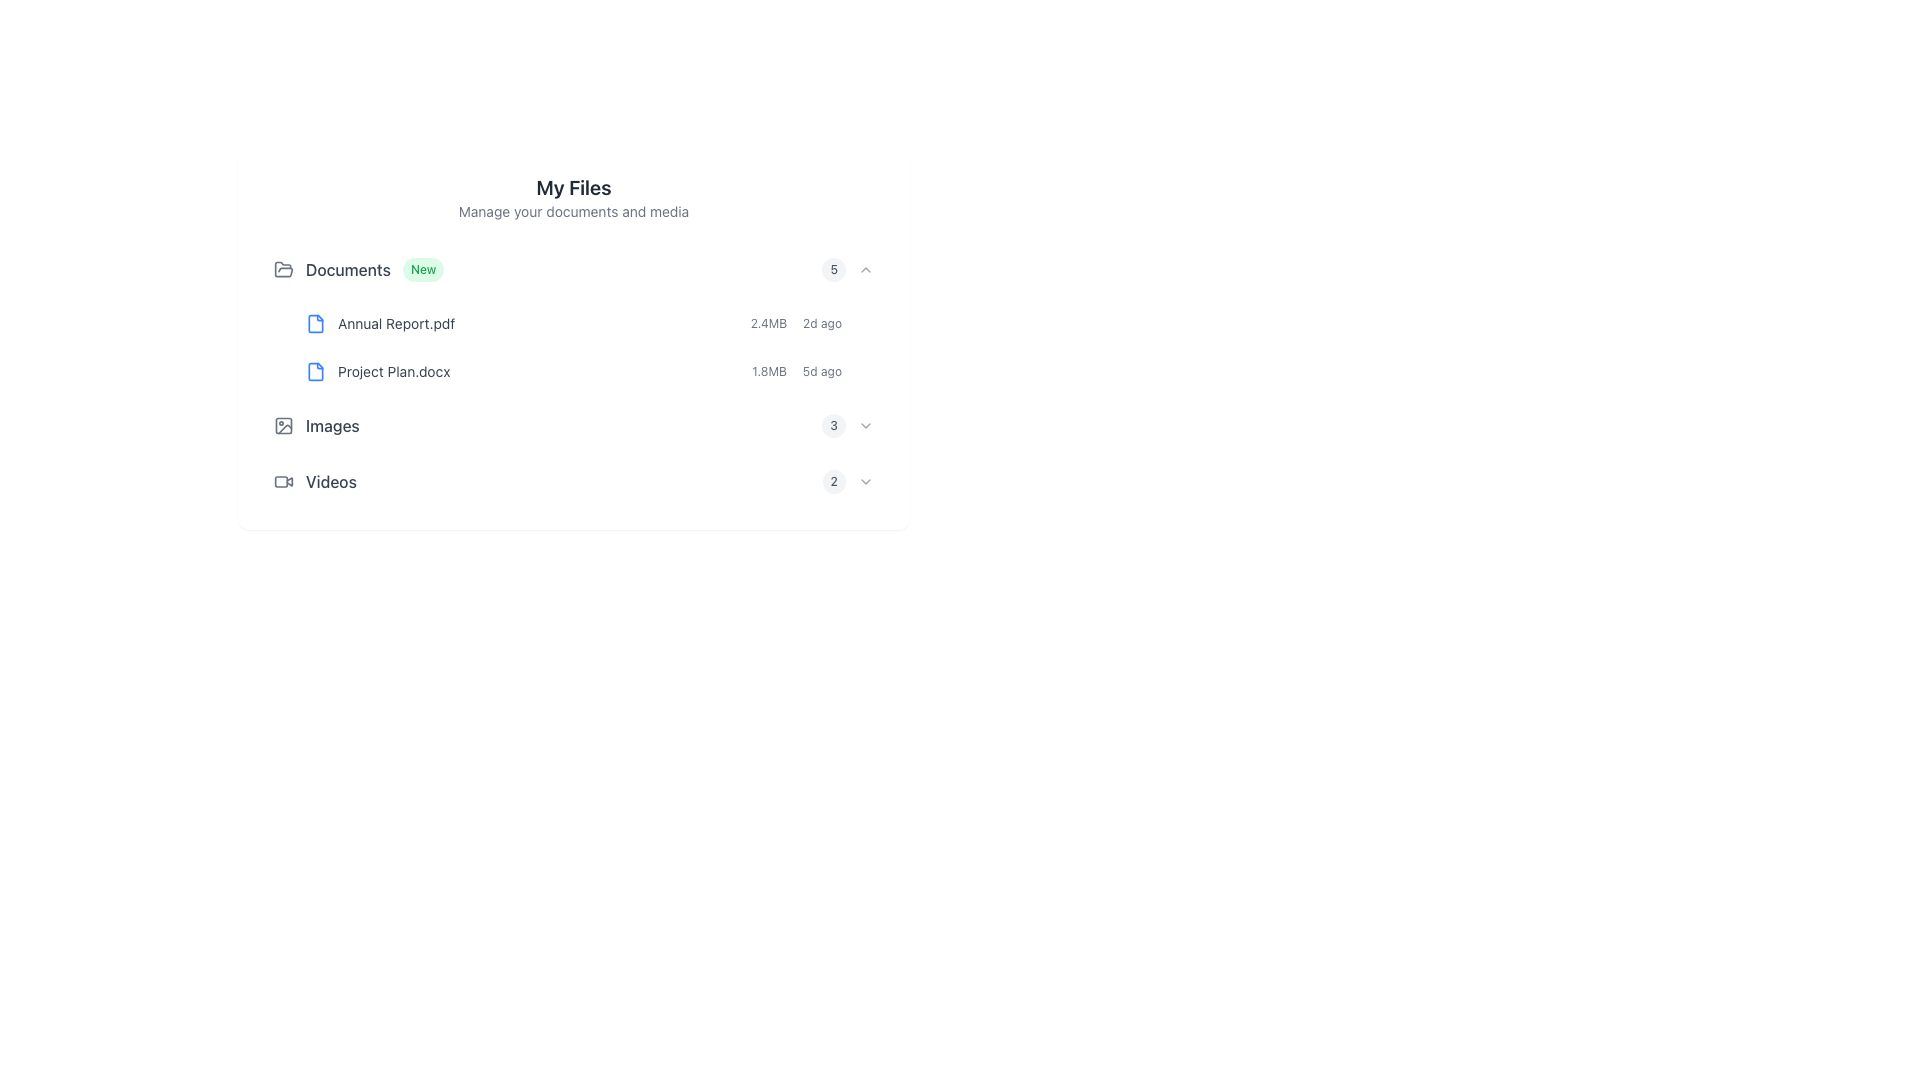 This screenshot has height=1080, width=1920. I want to click on the text component displaying metadata for 'Project Plan.docx', which includes file size and last modified date, located in the second row under 'Documents', so click(813, 371).